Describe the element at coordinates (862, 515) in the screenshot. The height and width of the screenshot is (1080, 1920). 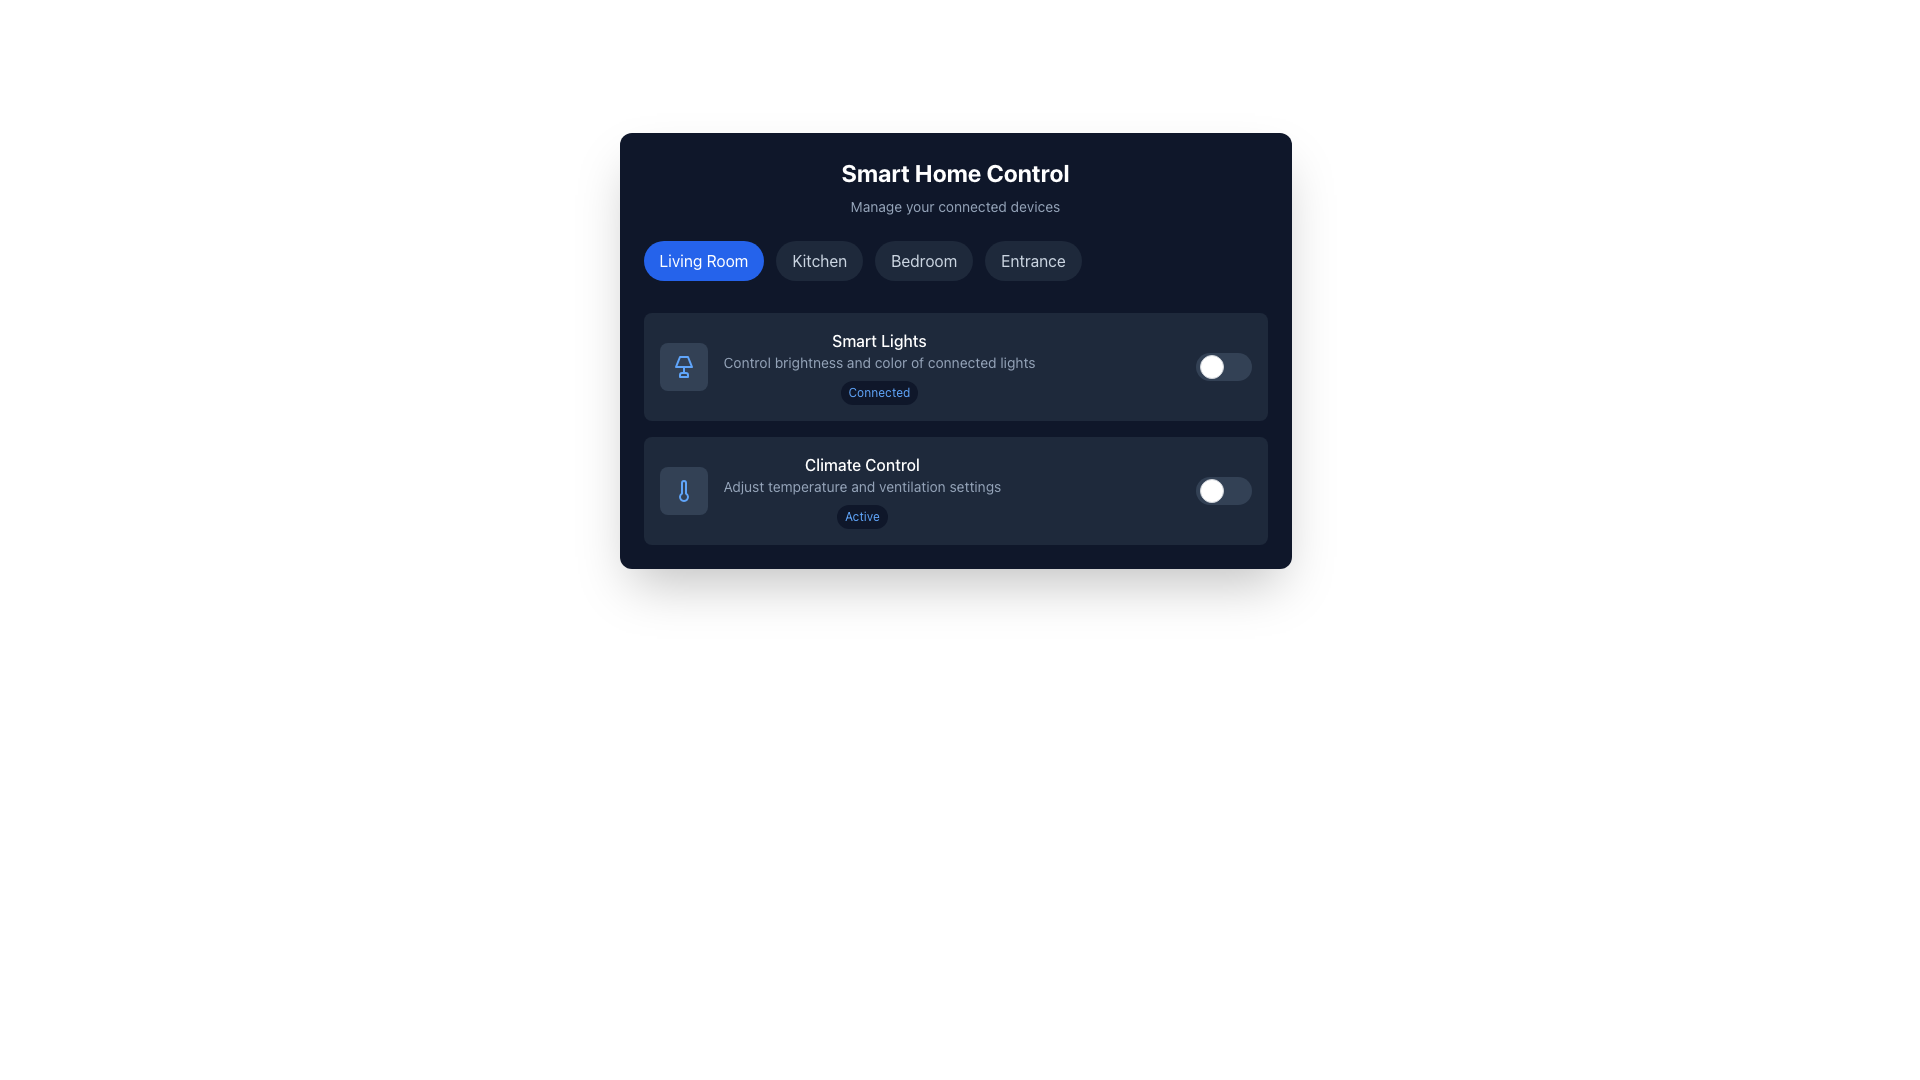
I see `the 'Active' label with a dark slate background and blue text located in the 'Climate Control' section, directly below the subtitle 'Adjust temperature and ventilation settings'` at that location.